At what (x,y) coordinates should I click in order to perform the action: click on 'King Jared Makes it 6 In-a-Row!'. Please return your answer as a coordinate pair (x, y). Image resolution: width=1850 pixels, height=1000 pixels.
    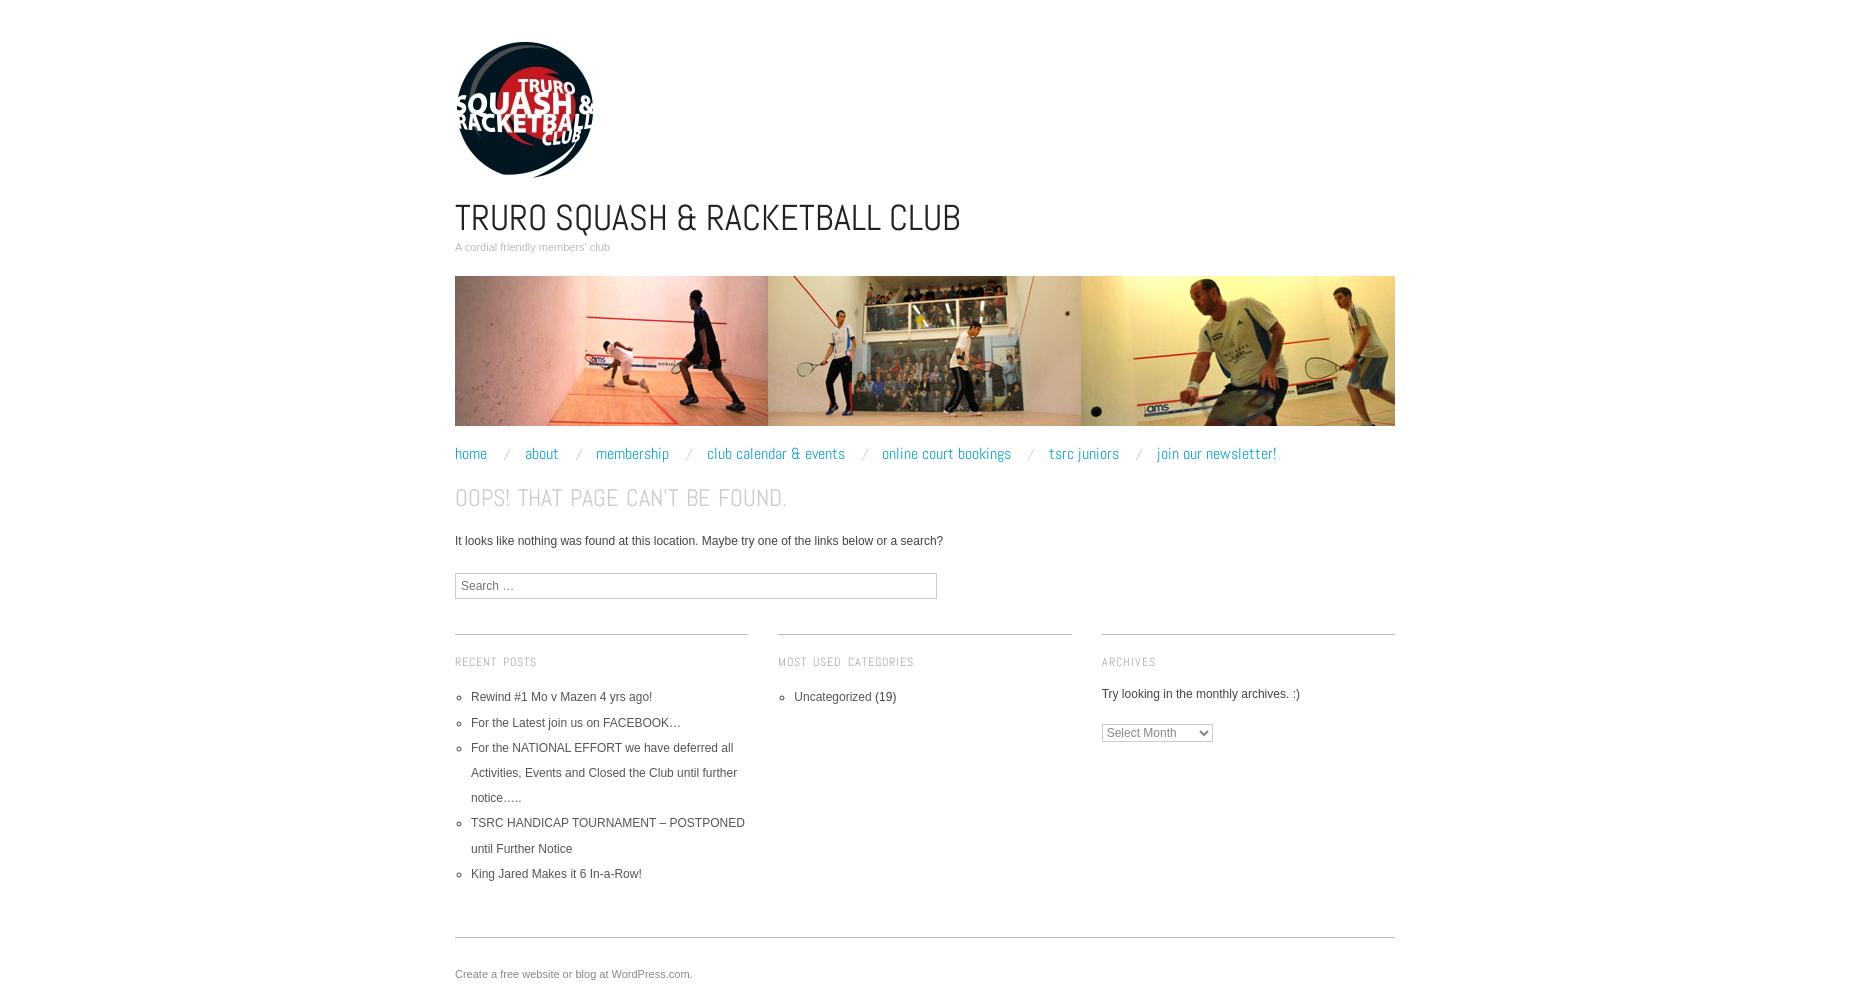
    Looking at the image, I should click on (555, 872).